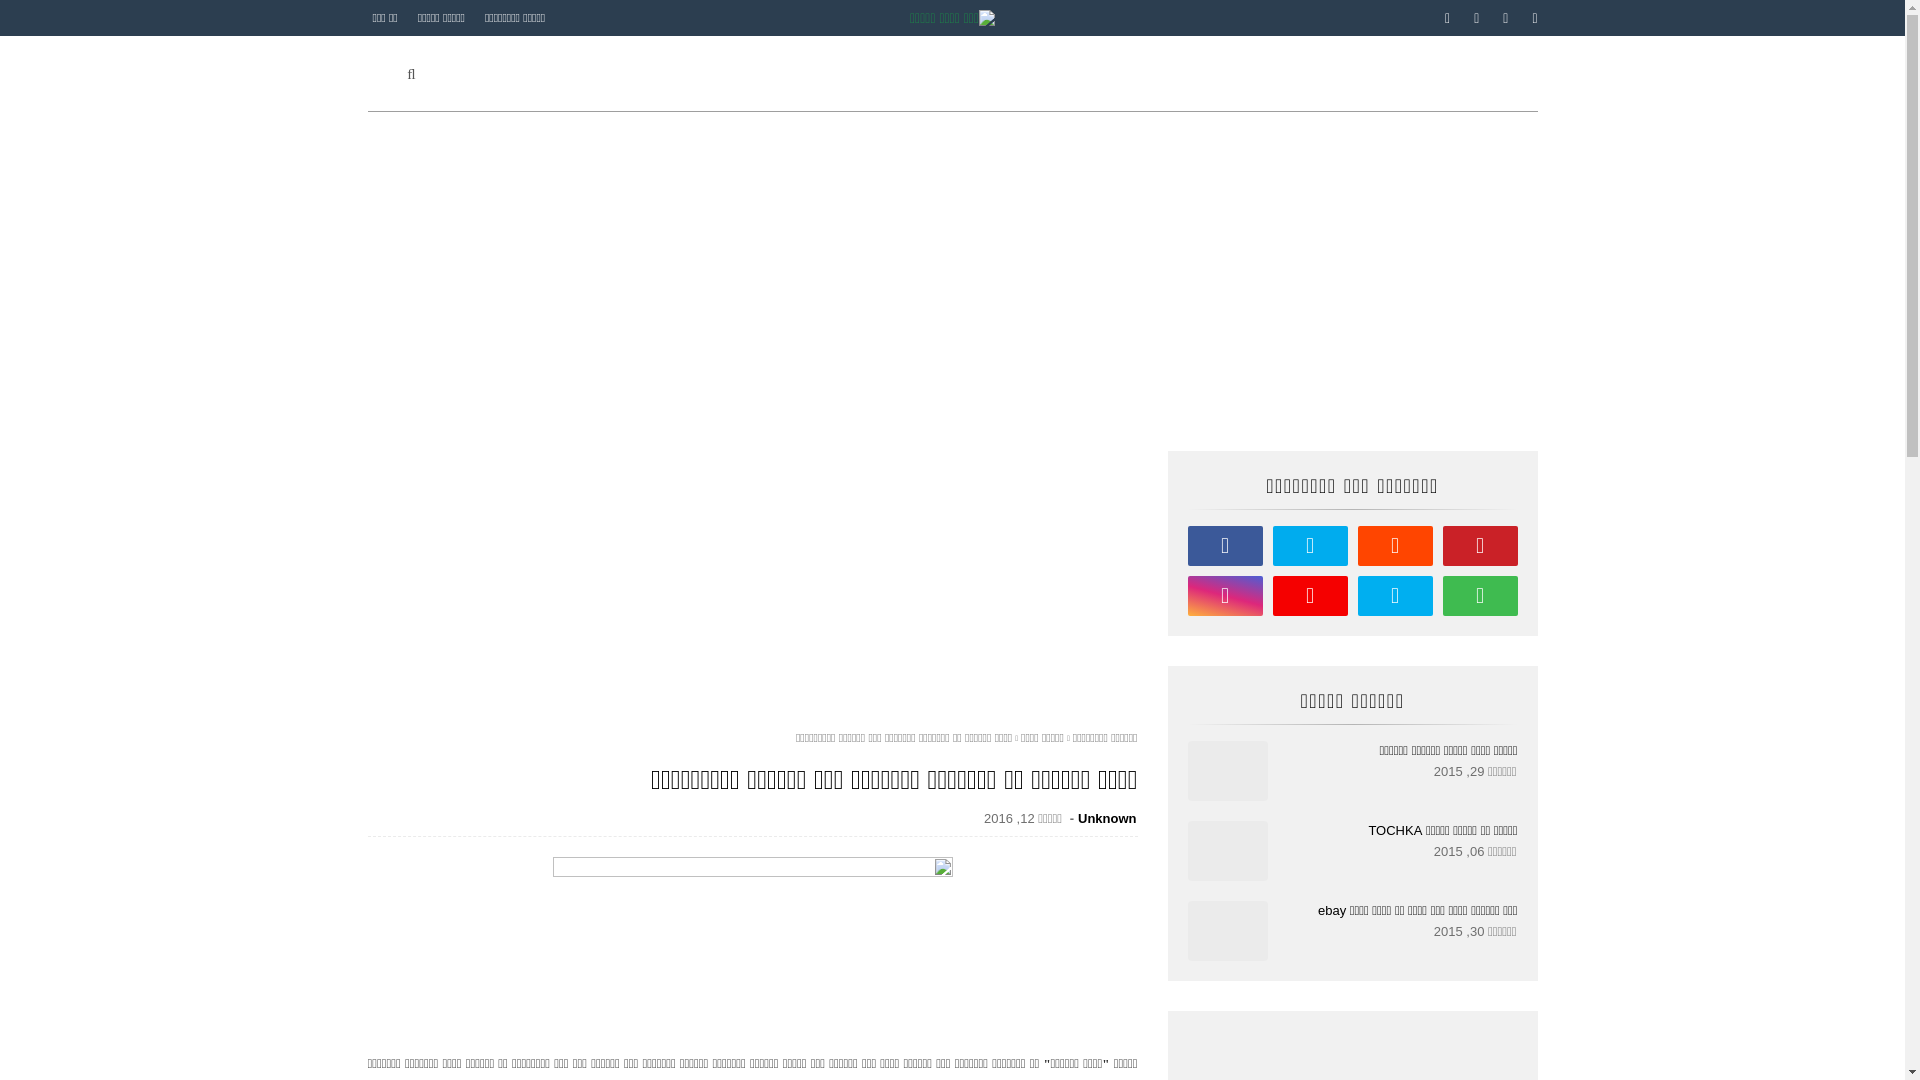 This screenshot has height=1080, width=1920. What do you see at coordinates (1224, 595) in the screenshot?
I see `'instagram'` at bounding box center [1224, 595].